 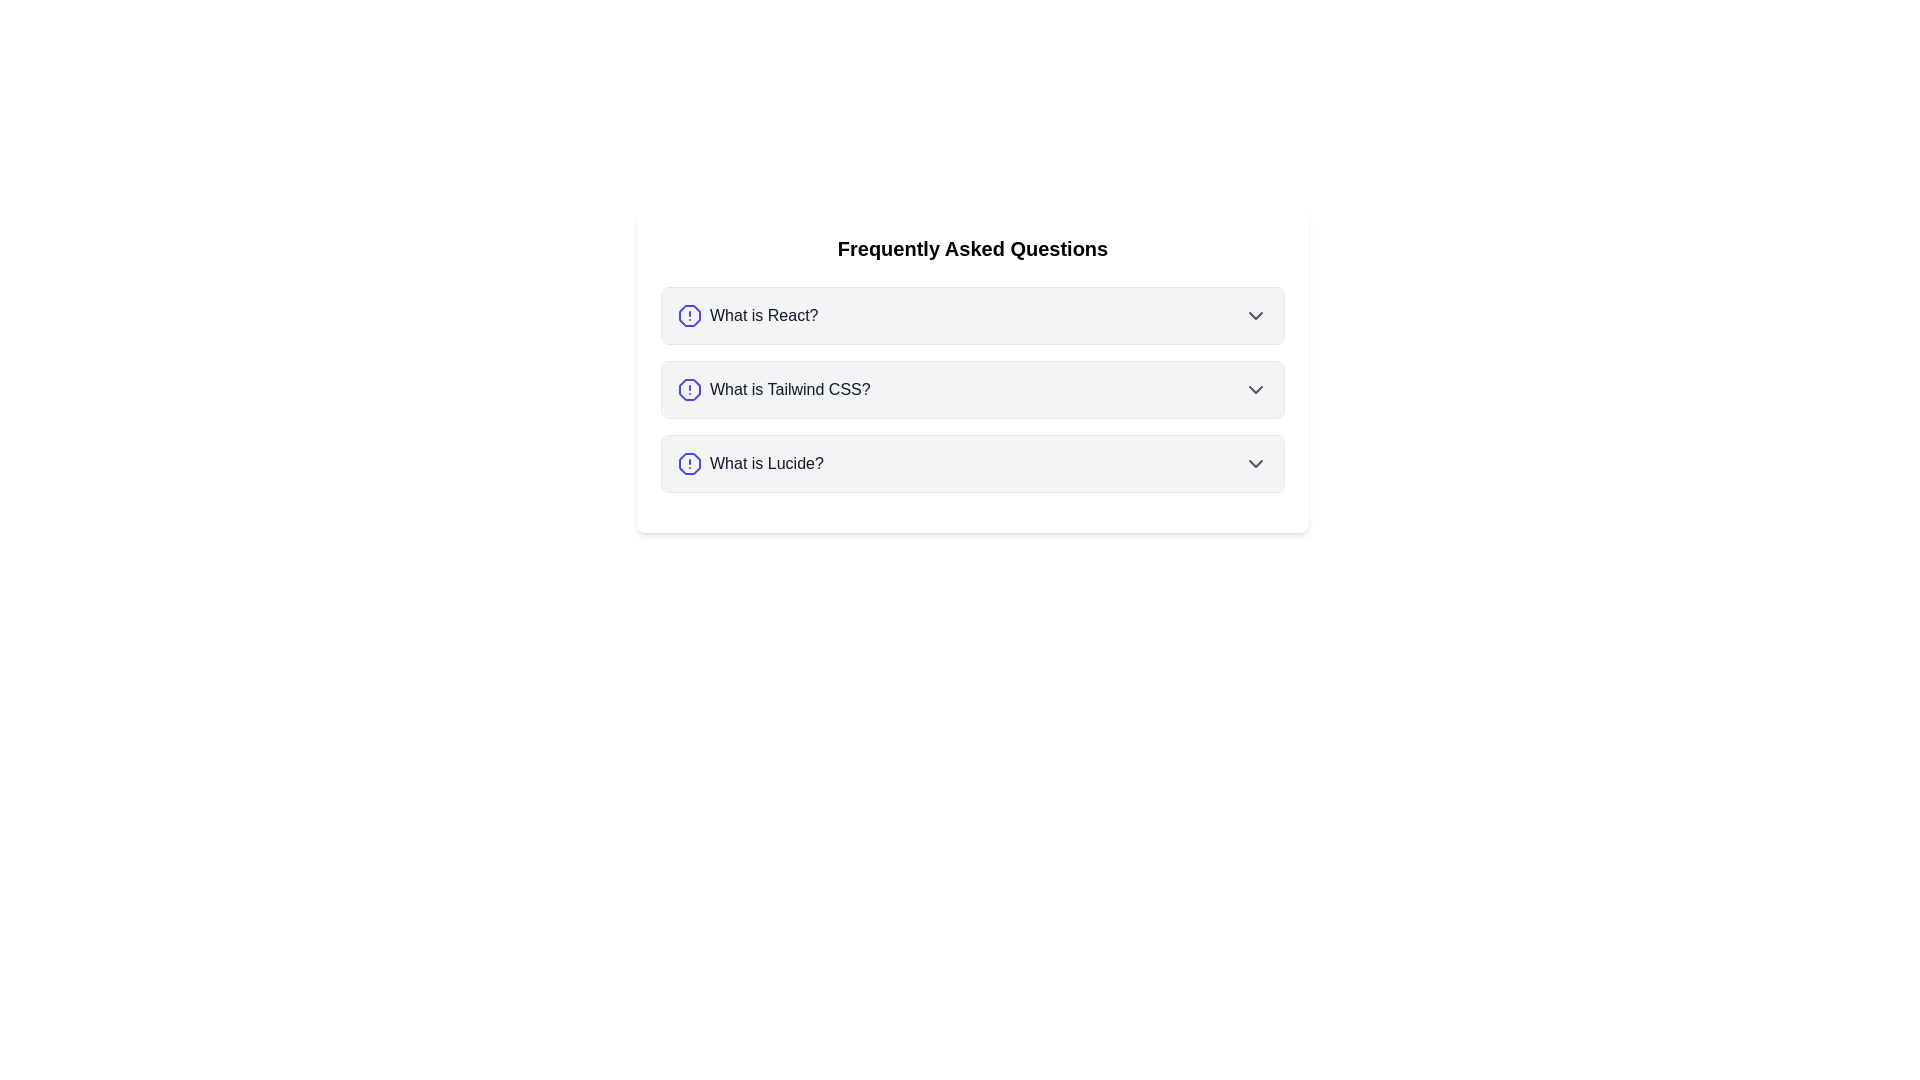 I want to click on the gray downward-facing chevron icon located at the right end of the header row labeled 'What is Lucide?', so click(x=1255, y=463).